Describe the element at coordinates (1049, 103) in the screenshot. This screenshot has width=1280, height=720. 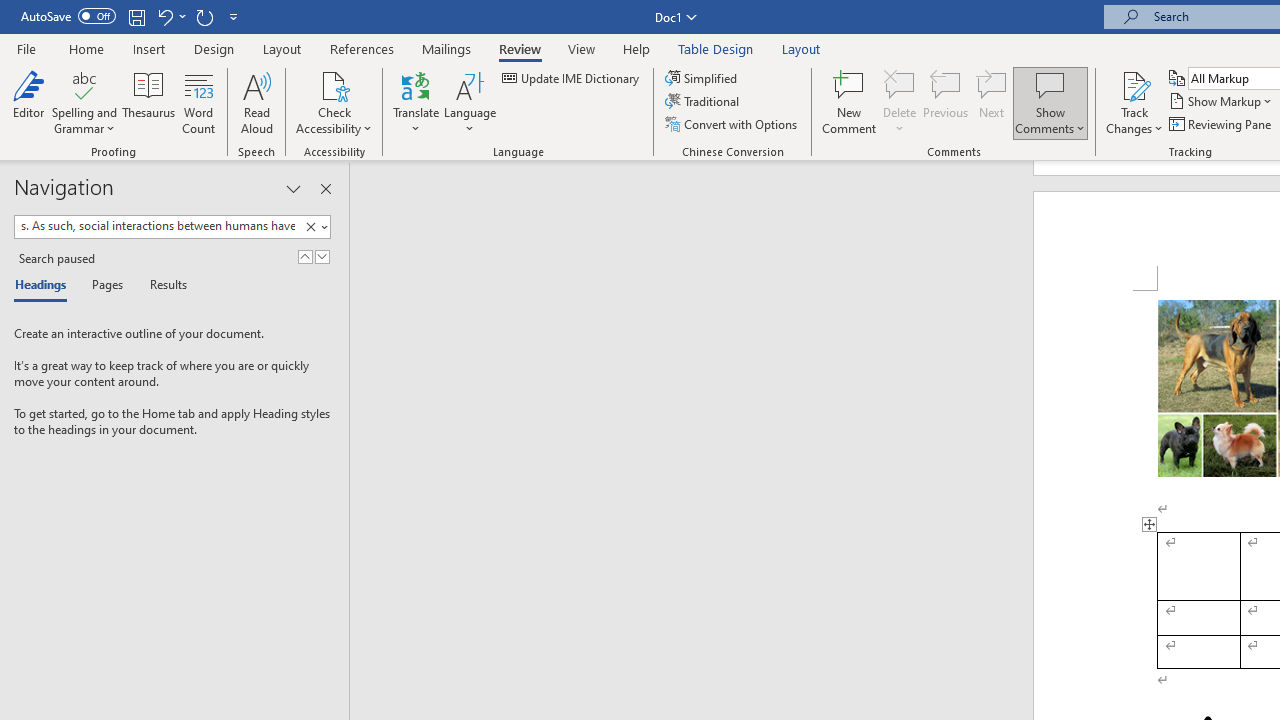
I see `'Show Comments'` at that location.